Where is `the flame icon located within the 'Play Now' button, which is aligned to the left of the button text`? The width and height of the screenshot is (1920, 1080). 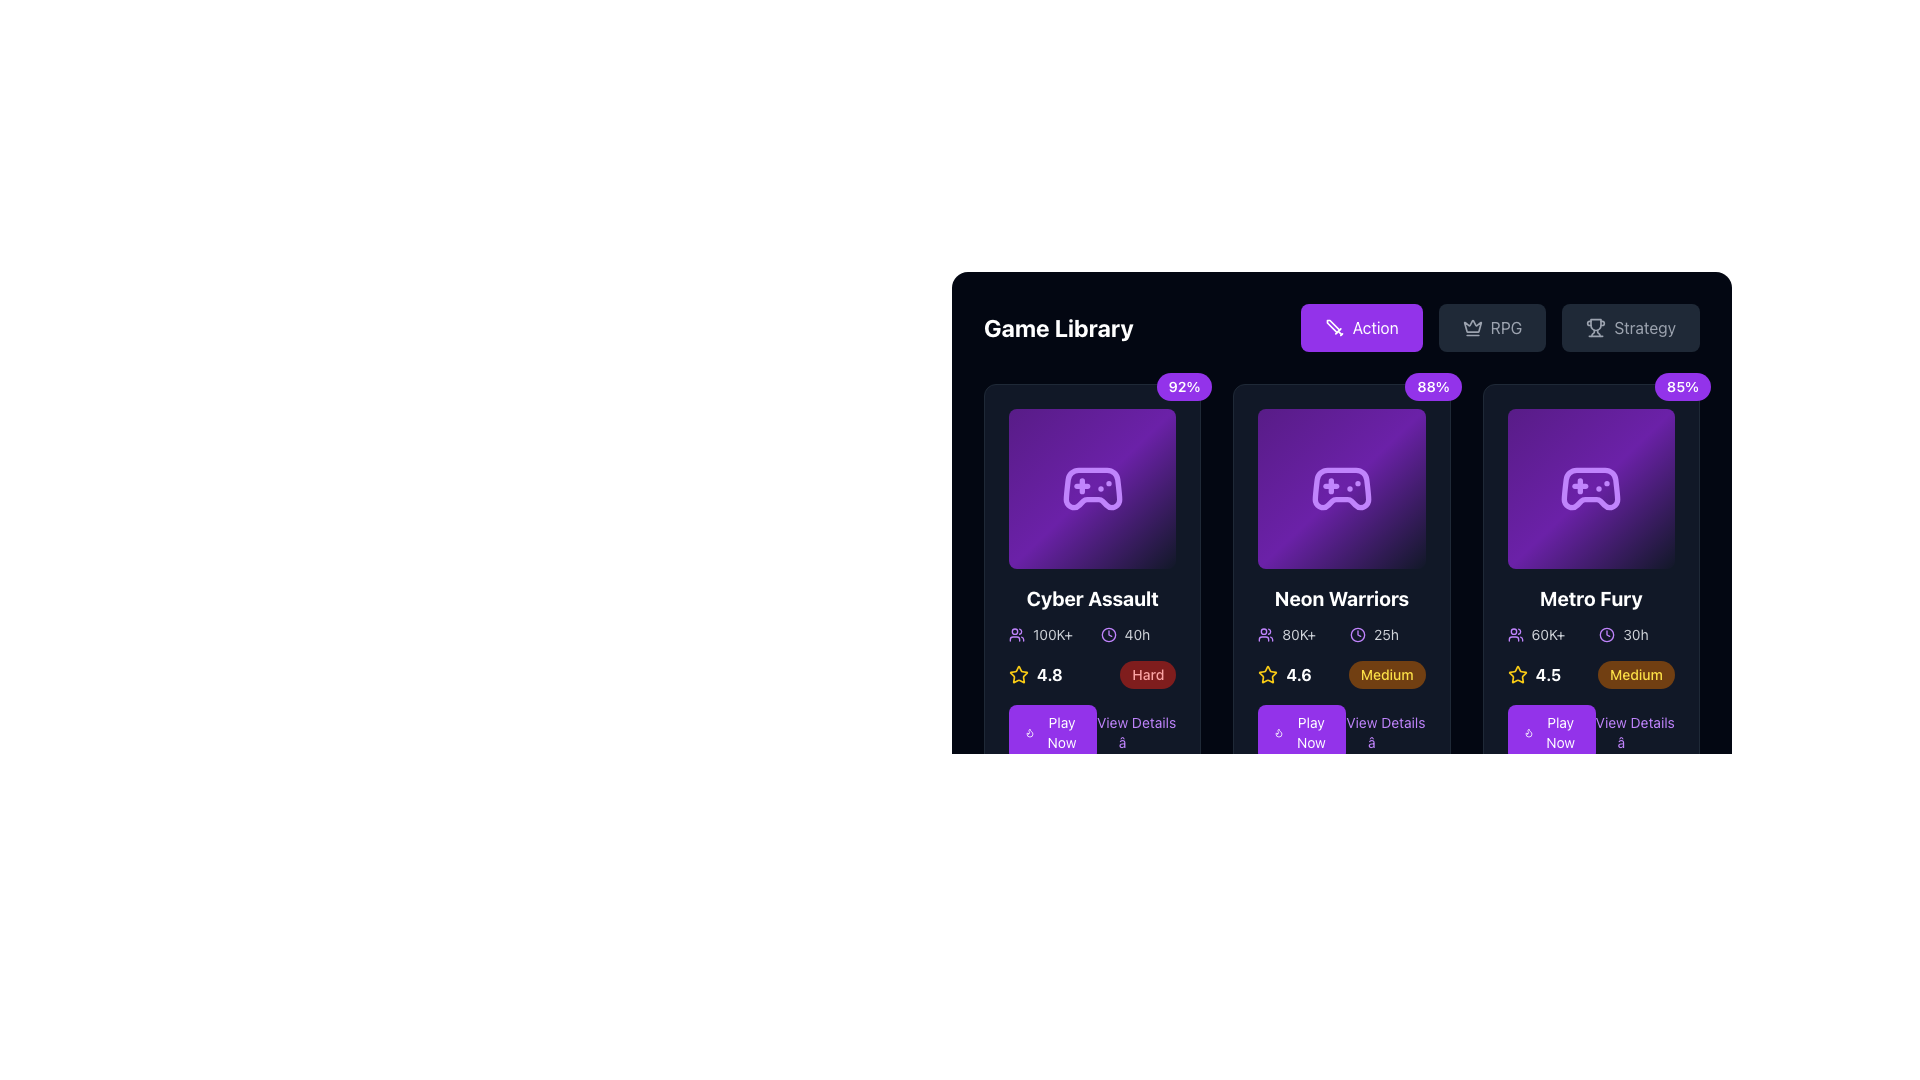
the flame icon located within the 'Play Now' button, which is aligned to the left of the button text is located at coordinates (1030, 732).